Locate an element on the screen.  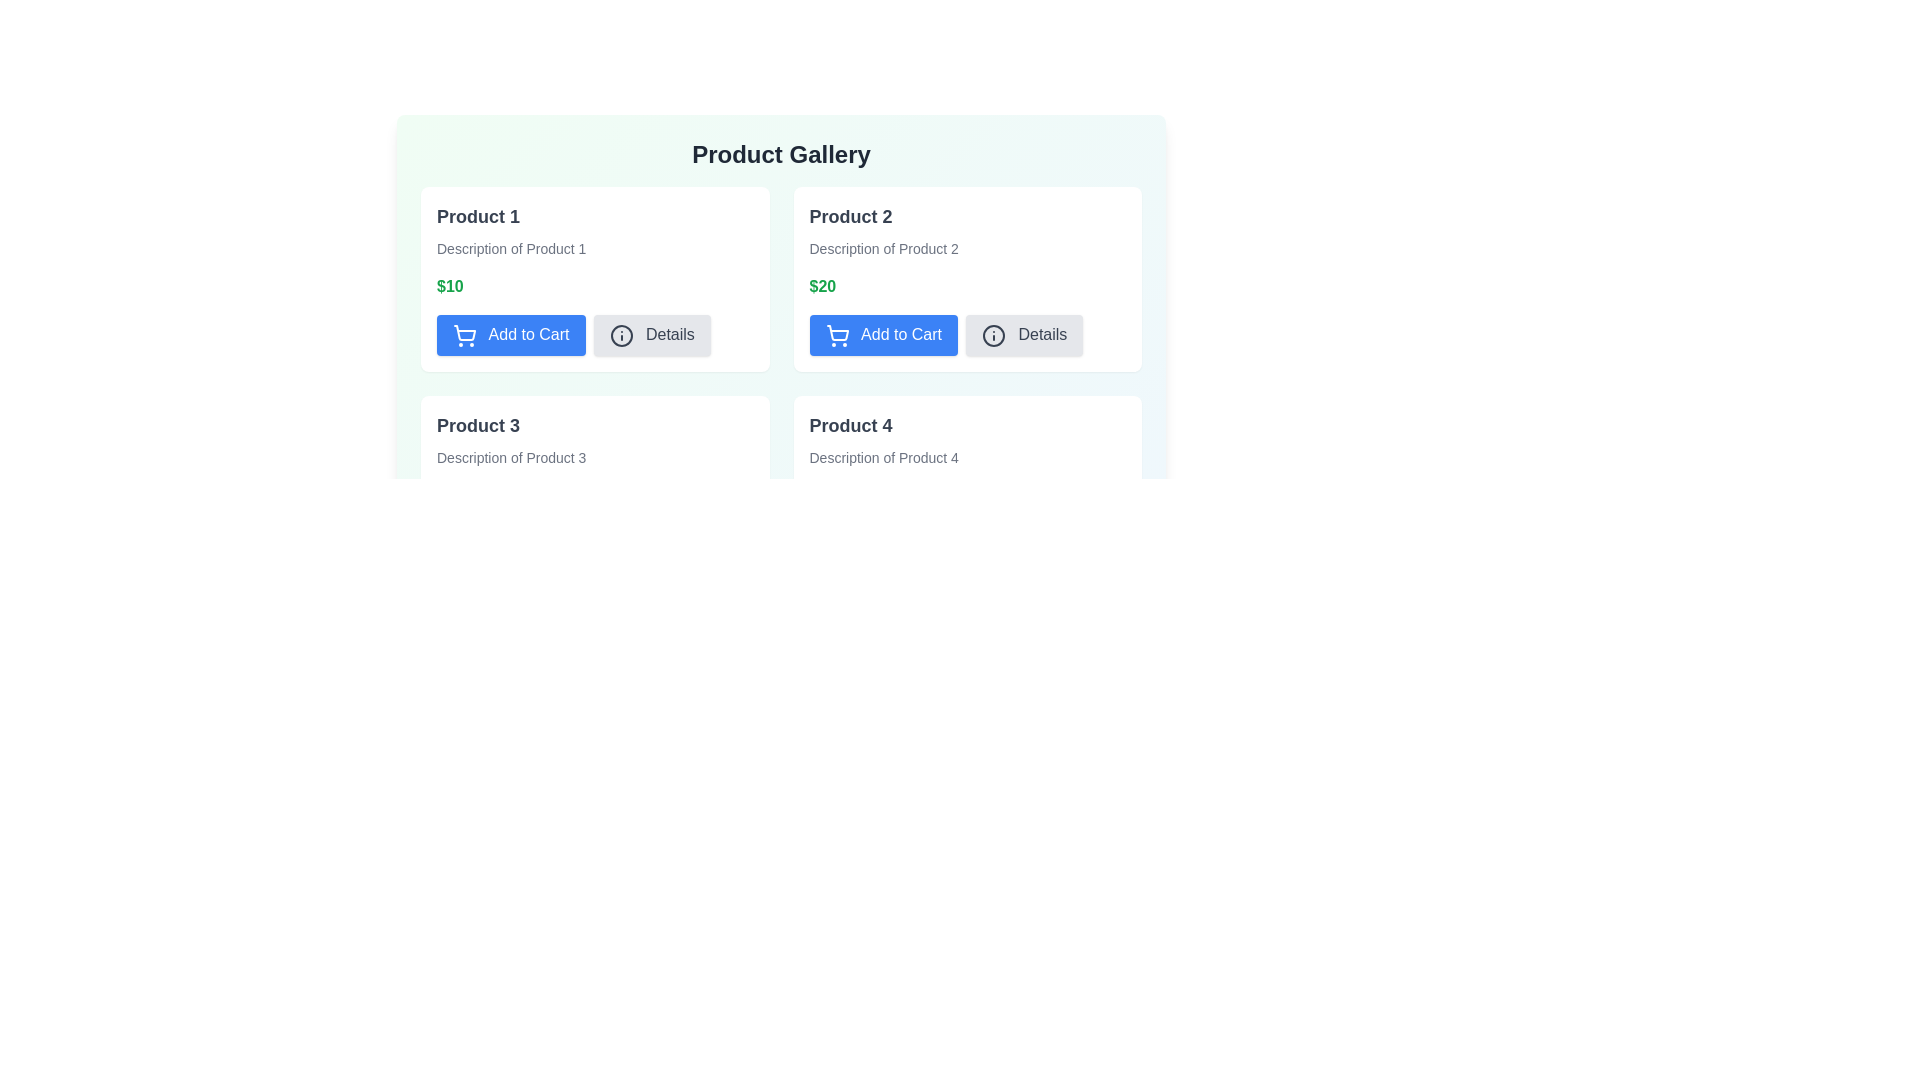
the 'Add to Cart' button for 'Product 2' located in the 'Product 2' card, positioned below the product title, description, and price is located at coordinates (945, 334).